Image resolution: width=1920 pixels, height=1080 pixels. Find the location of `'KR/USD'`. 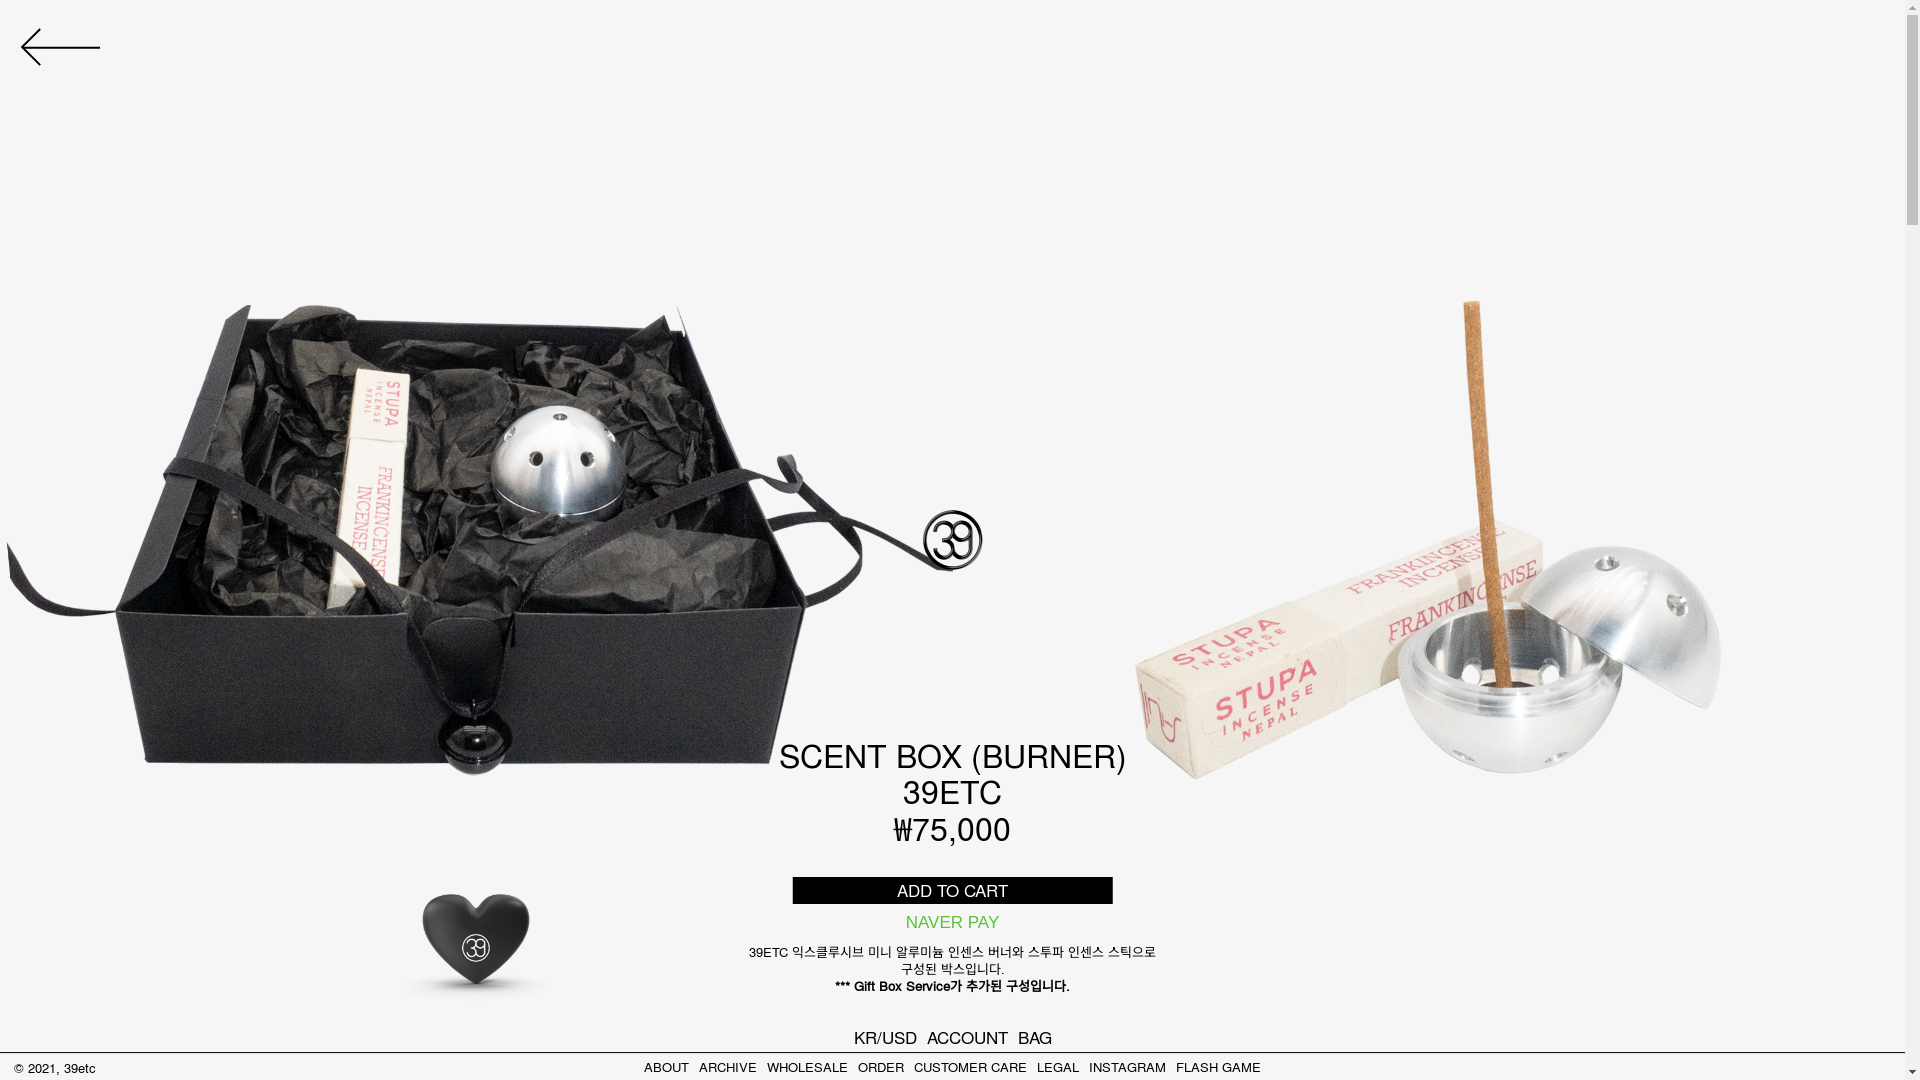

'KR/USD' is located at coordinates (884, 1035).